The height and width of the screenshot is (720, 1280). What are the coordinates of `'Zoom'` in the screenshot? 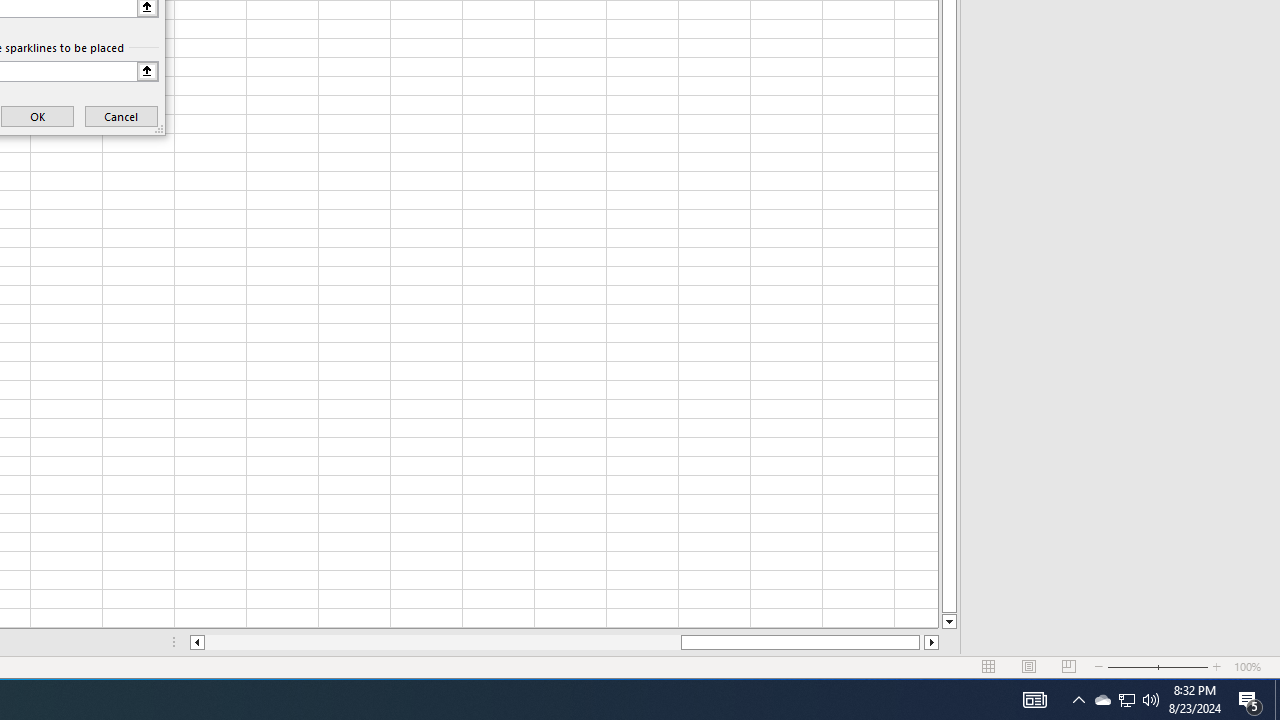 It's located at (1158, 667).